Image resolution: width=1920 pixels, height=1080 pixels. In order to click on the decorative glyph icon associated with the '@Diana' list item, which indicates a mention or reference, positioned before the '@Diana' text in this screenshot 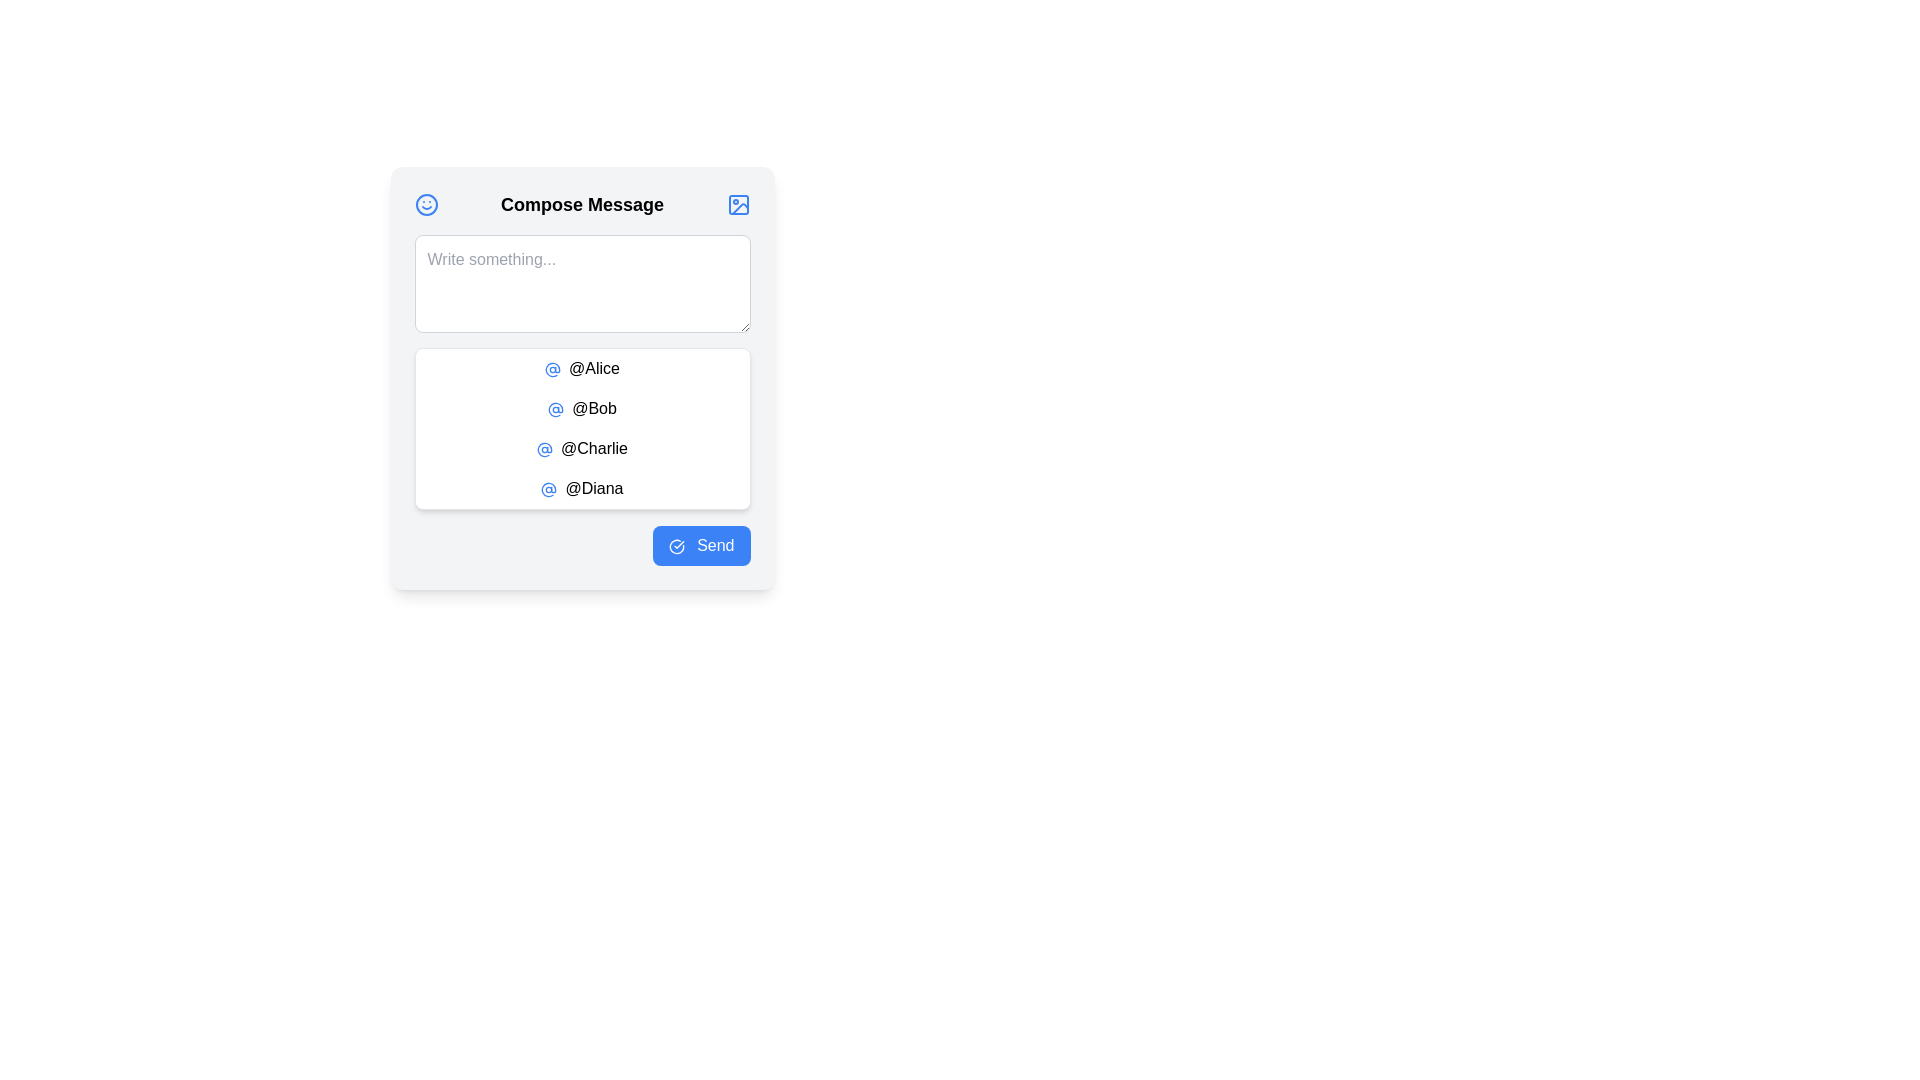, I will do `click(549, 489)`.